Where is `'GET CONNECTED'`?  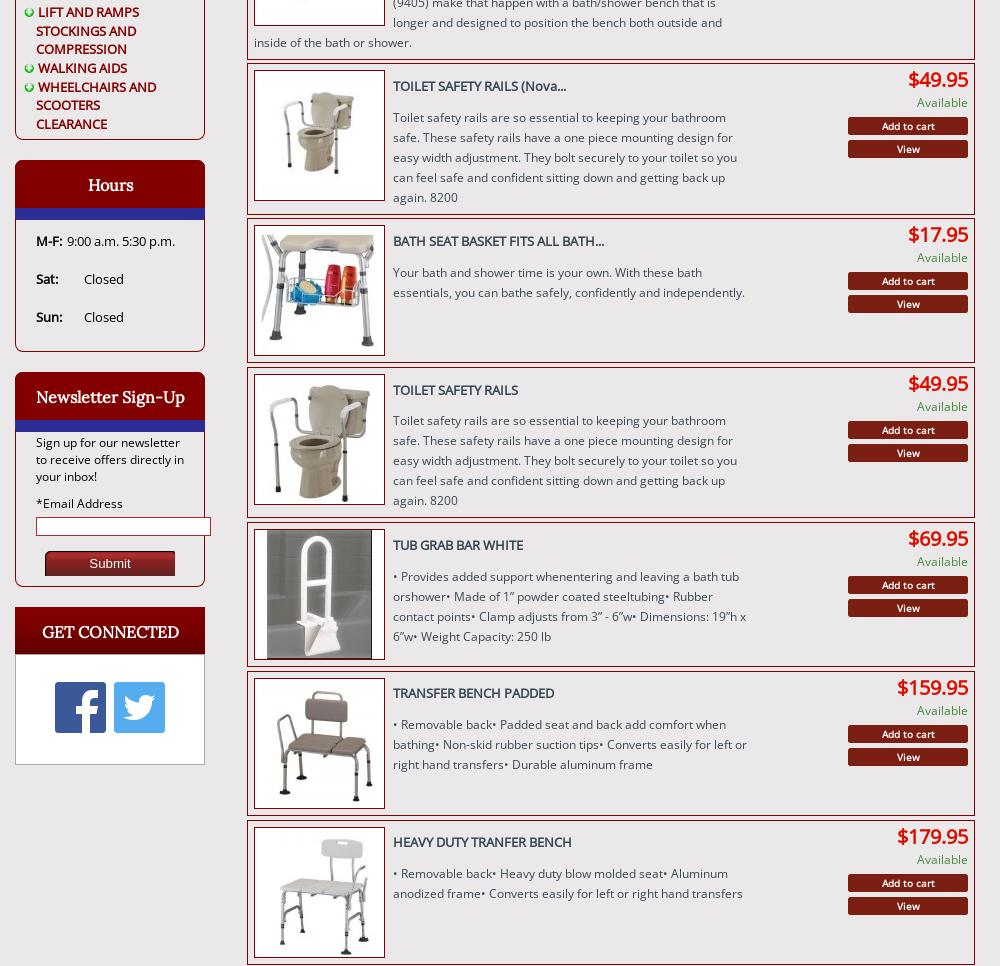 'GET CONNECTED' is located at coordinates (108, 630).